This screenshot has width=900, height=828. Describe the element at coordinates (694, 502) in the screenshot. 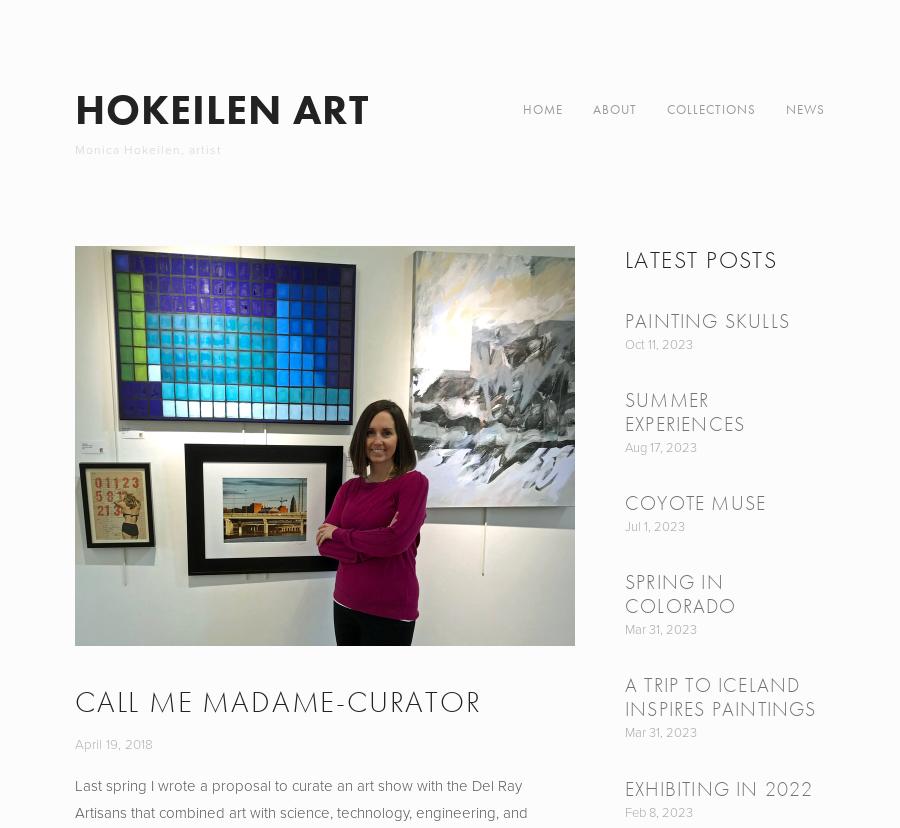

I see `'Coyote Muse'` at that location.